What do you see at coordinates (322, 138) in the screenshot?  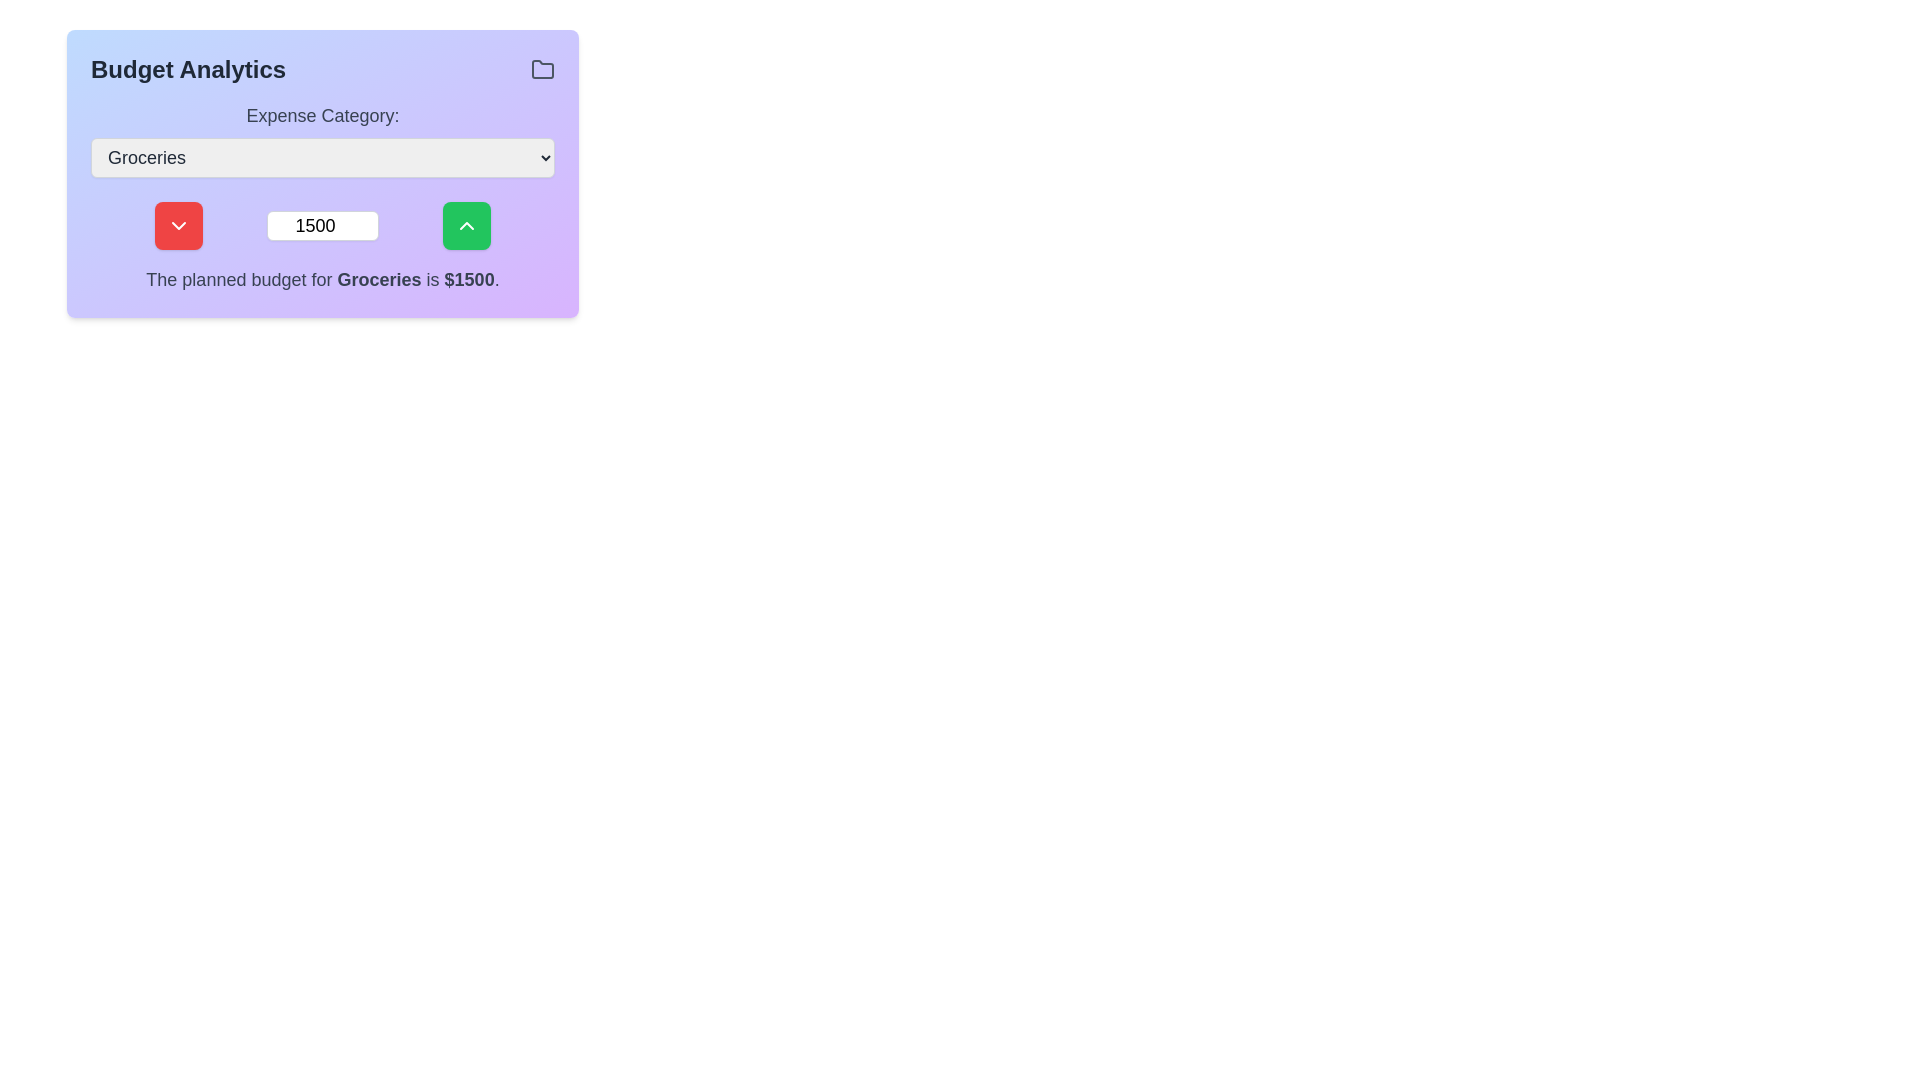 I see `the dropdown menu located in the upper-middle part of the 'Budget Analytics' card` at bounding box center [322, 138].